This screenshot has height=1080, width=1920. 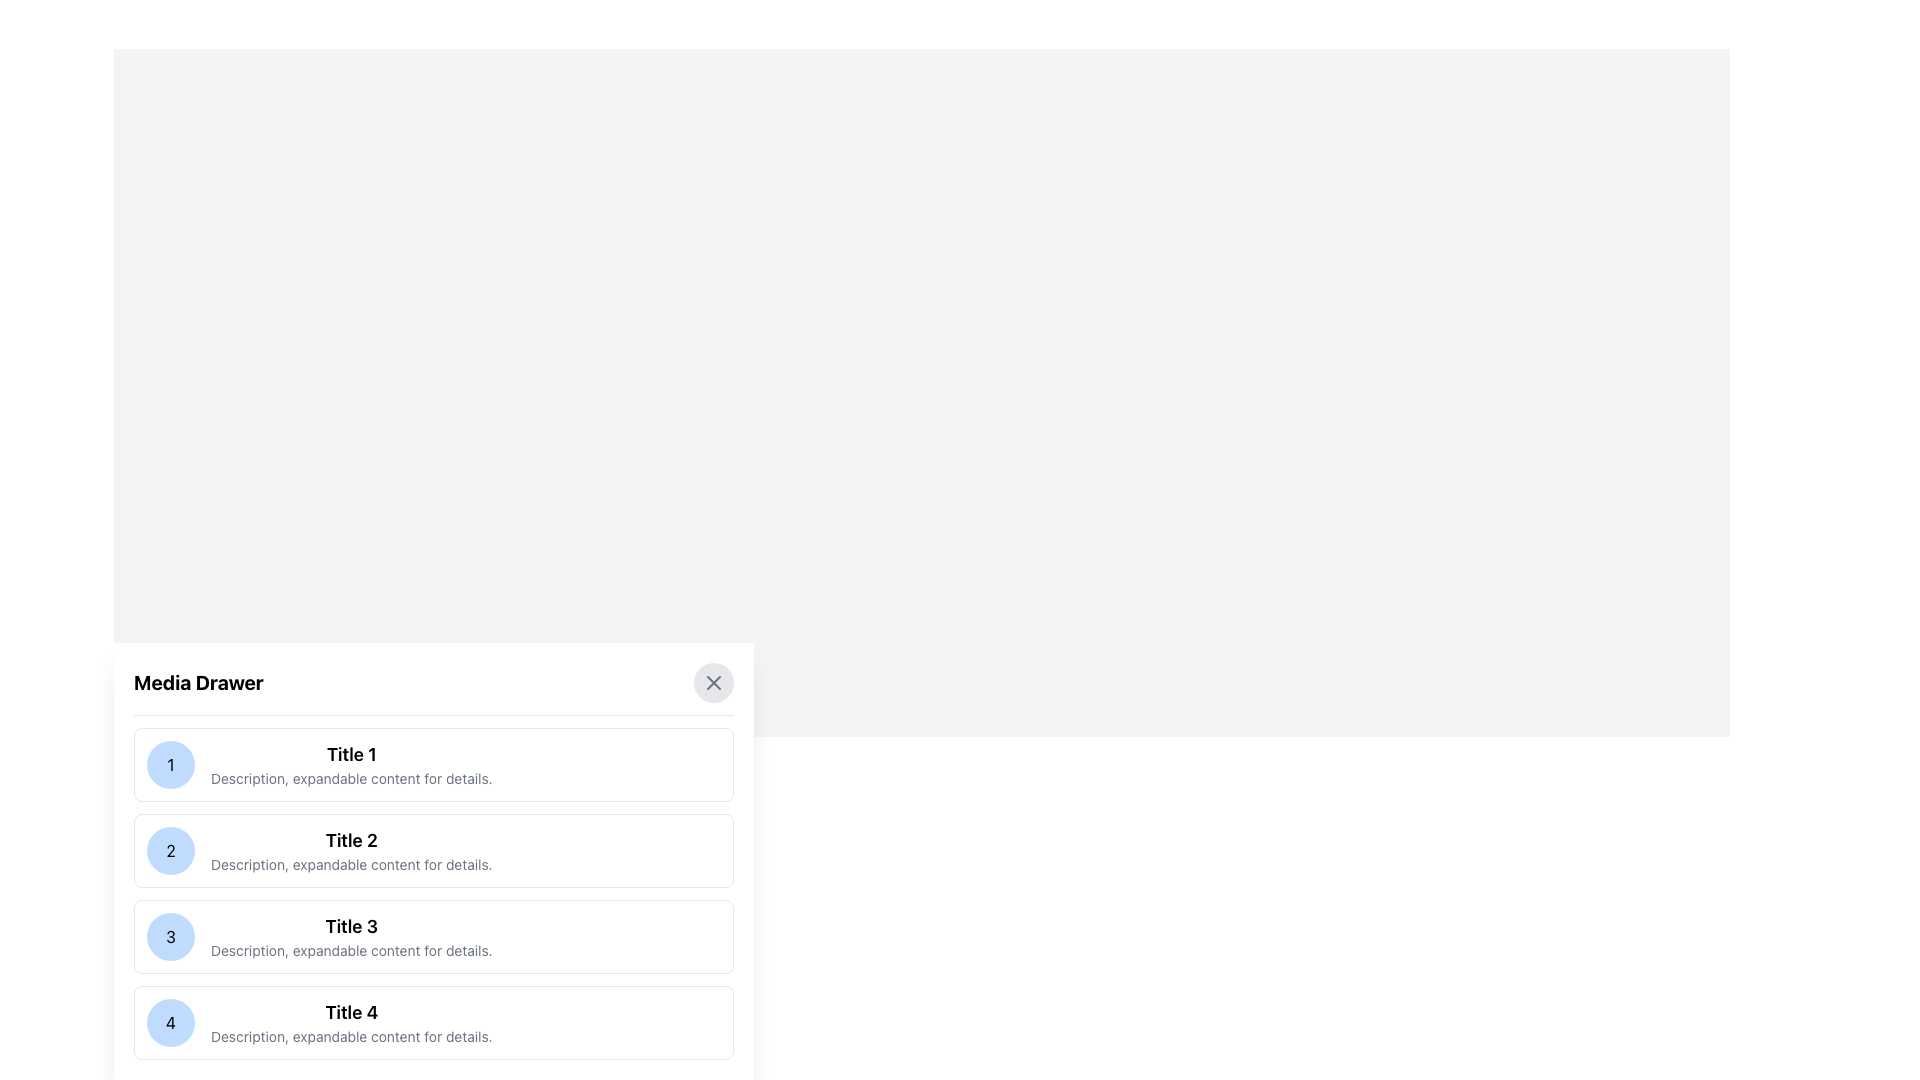 I want to click on the first list item entry in the side panel, so click(x=432, y=764).